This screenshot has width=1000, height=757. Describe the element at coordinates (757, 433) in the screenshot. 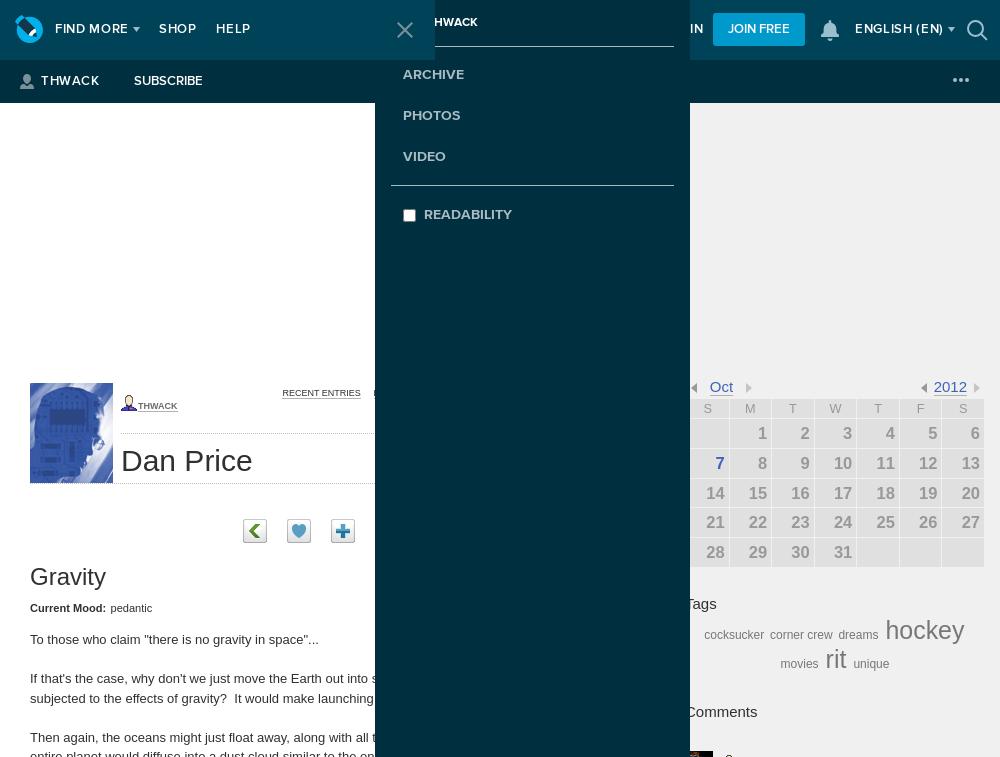

I see `'1'` at that location.